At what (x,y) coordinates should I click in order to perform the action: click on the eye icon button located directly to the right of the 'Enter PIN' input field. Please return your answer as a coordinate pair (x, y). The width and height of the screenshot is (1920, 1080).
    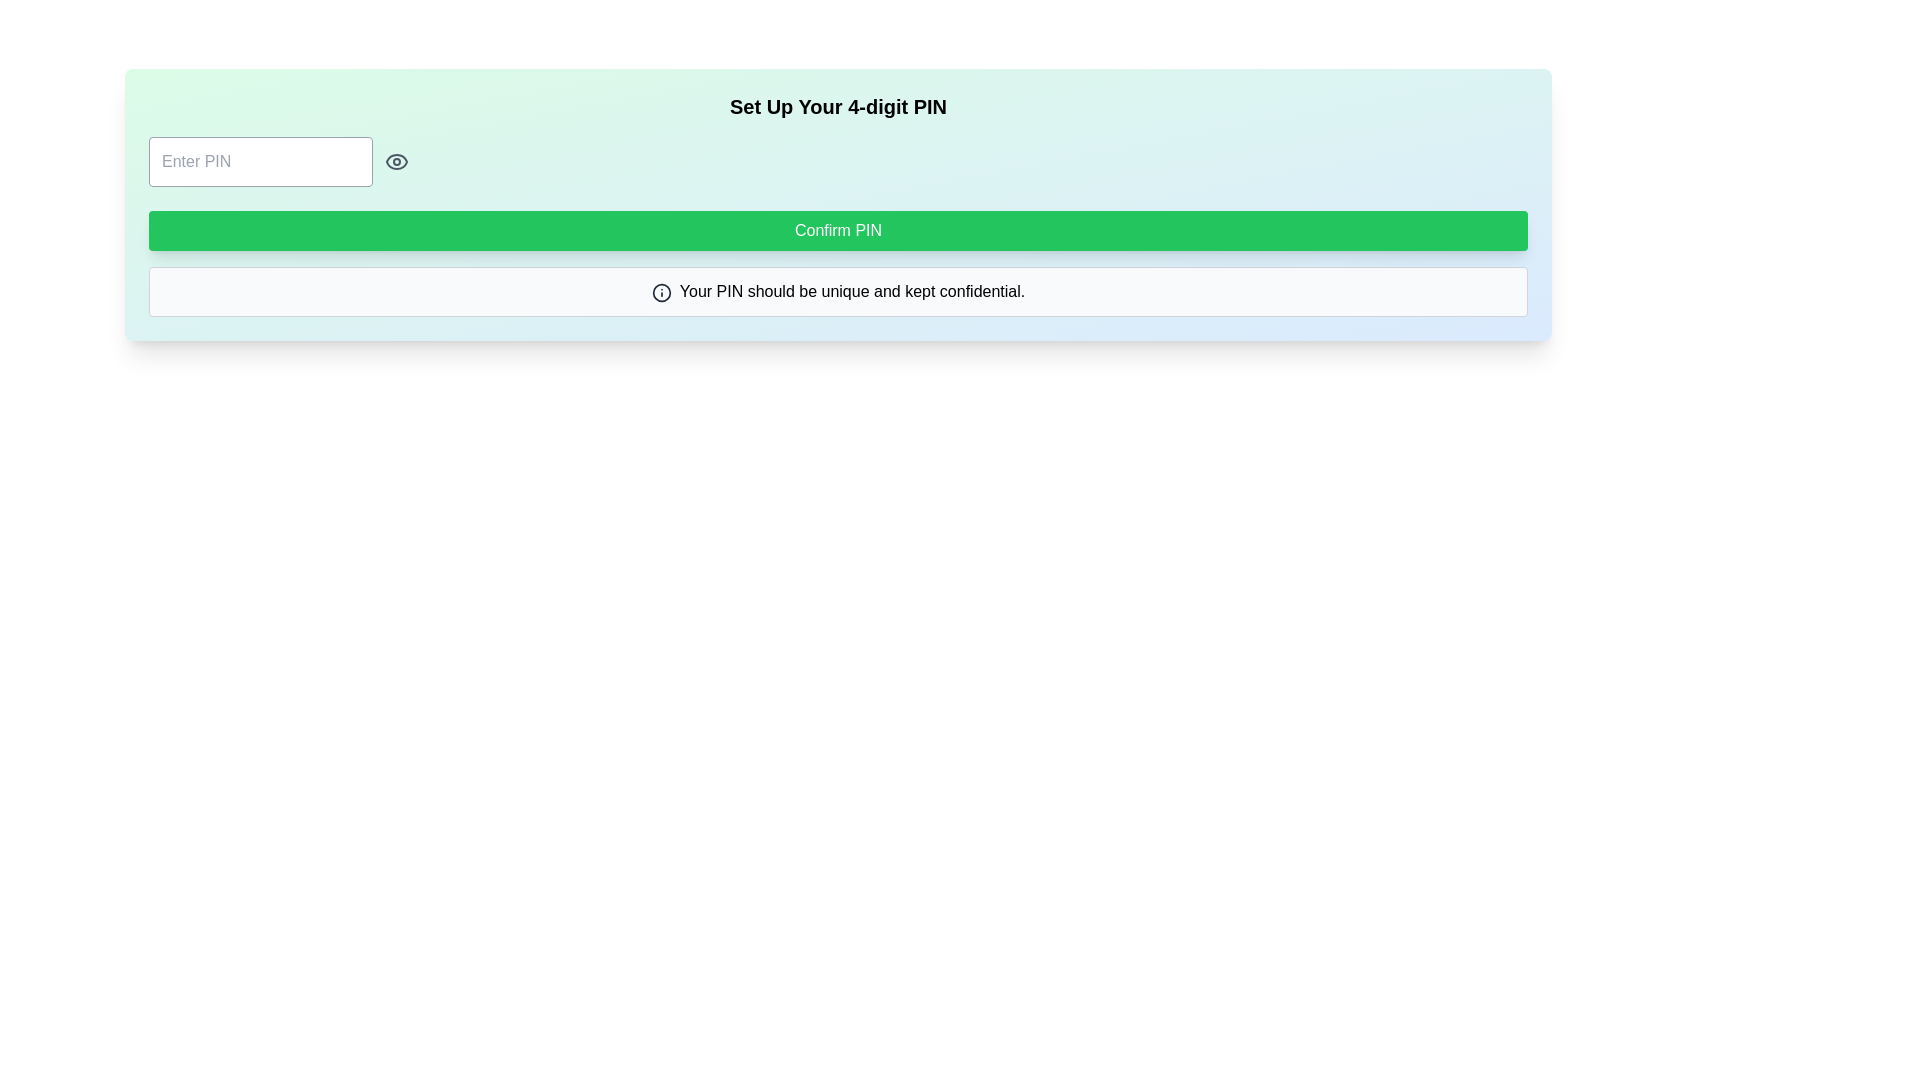
    Looking at the image, I should click on (397, 161).